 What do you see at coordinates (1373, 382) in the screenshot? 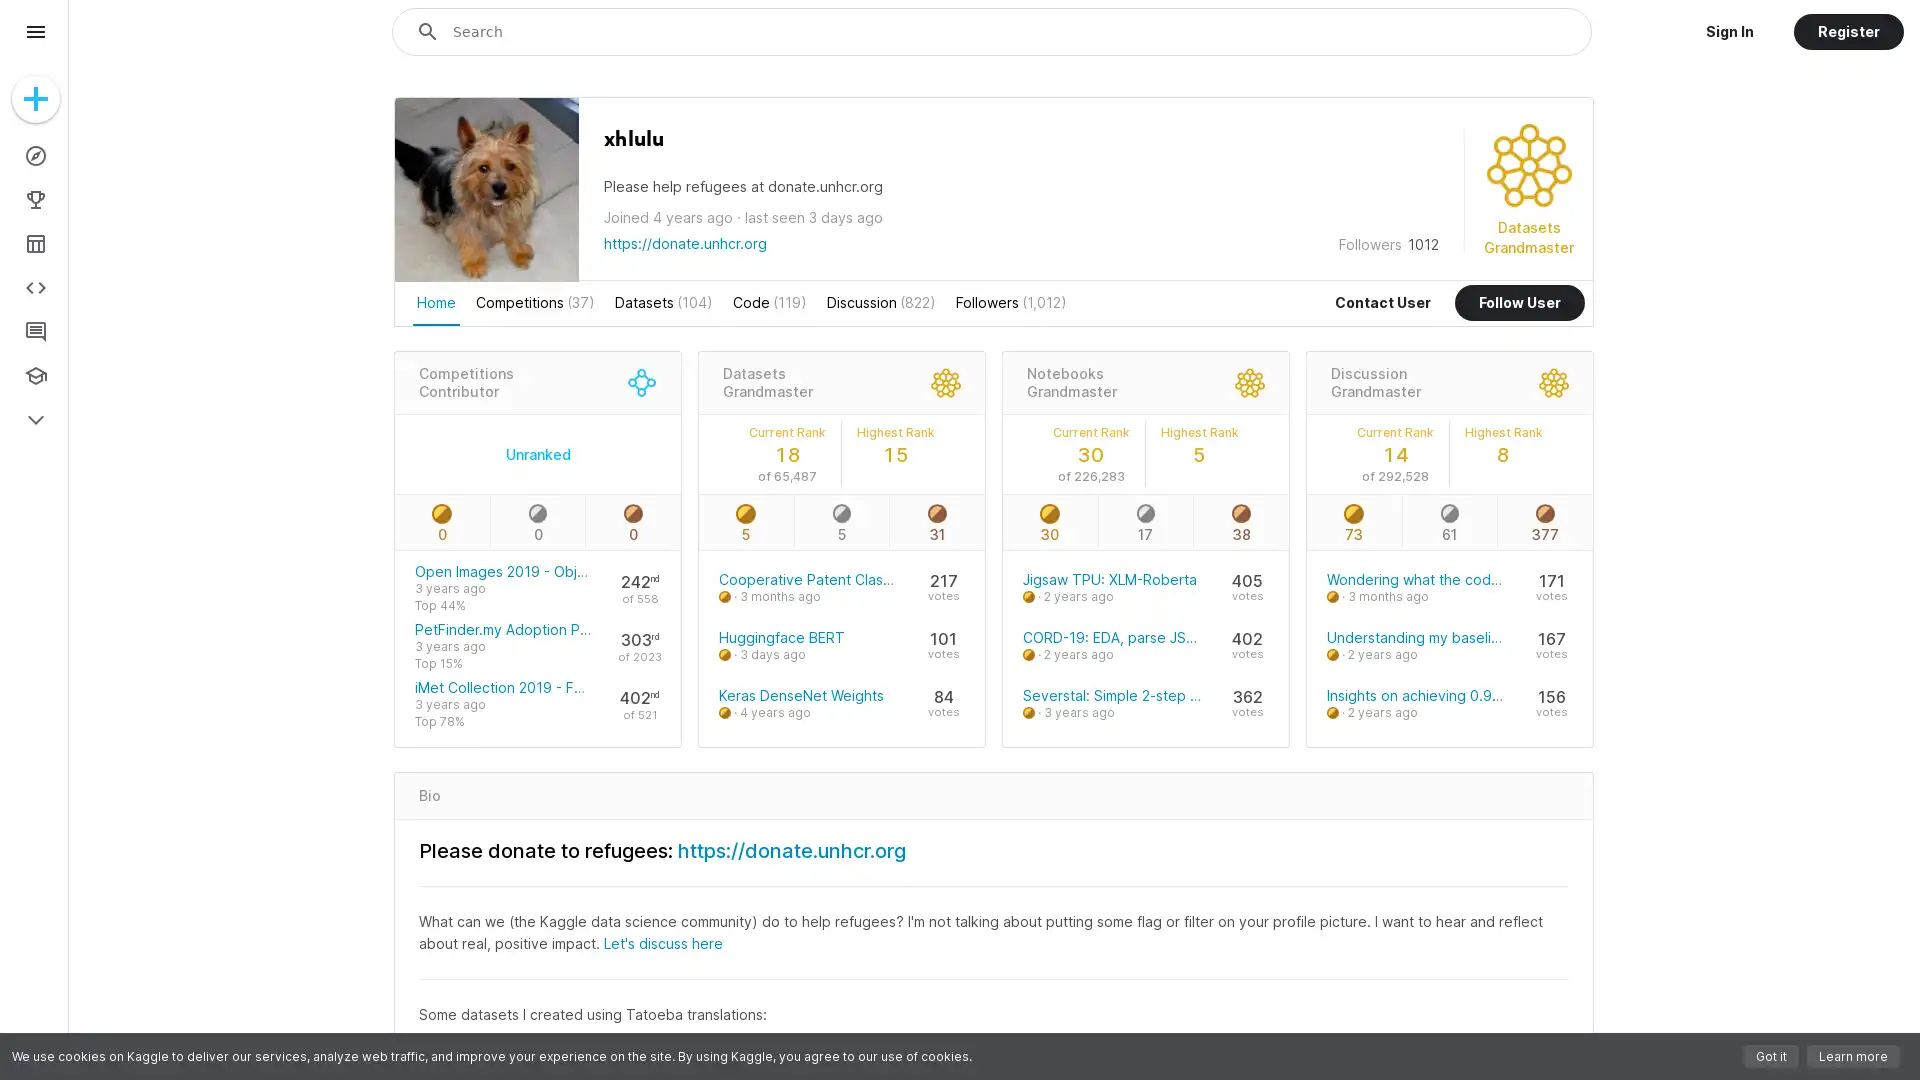
I see `Discussion Grandmaster` at bounding box center [1373, 382].